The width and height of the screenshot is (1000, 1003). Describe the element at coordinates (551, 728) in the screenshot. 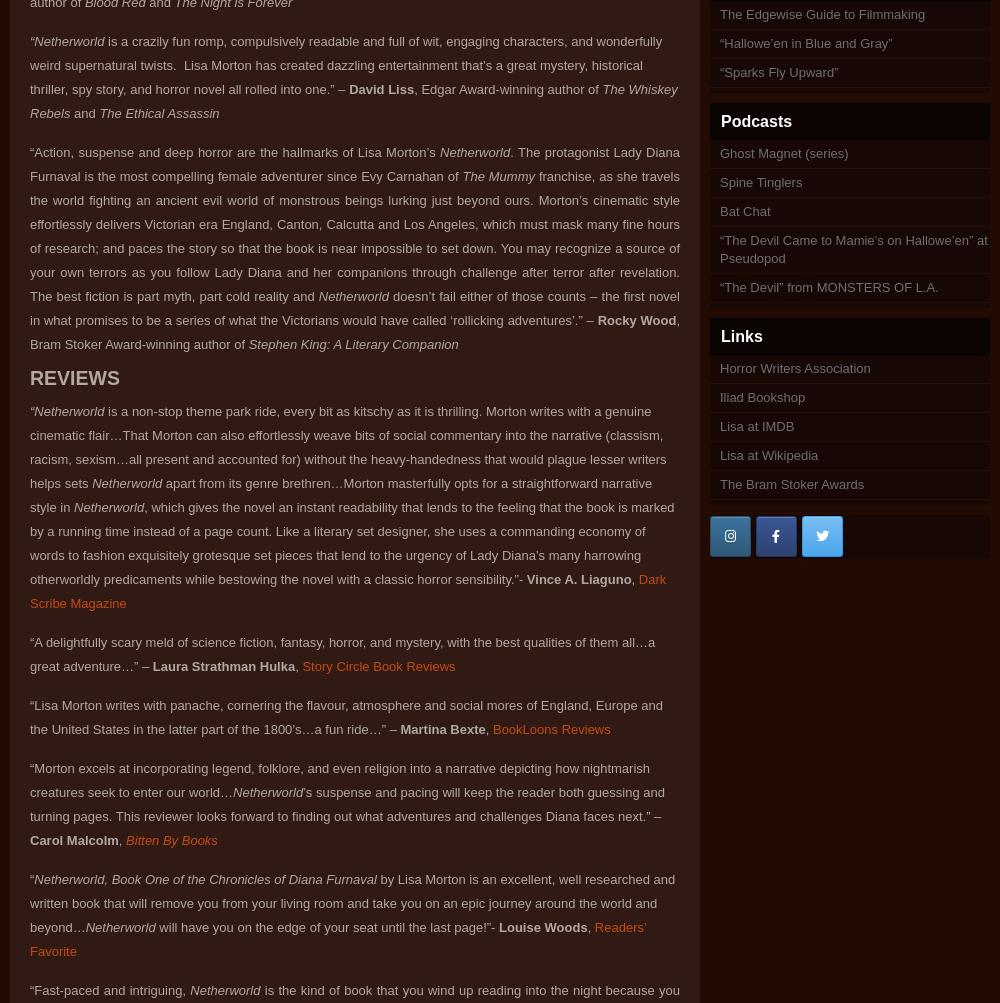

I see `'BookLoons Reviews'` at that location.